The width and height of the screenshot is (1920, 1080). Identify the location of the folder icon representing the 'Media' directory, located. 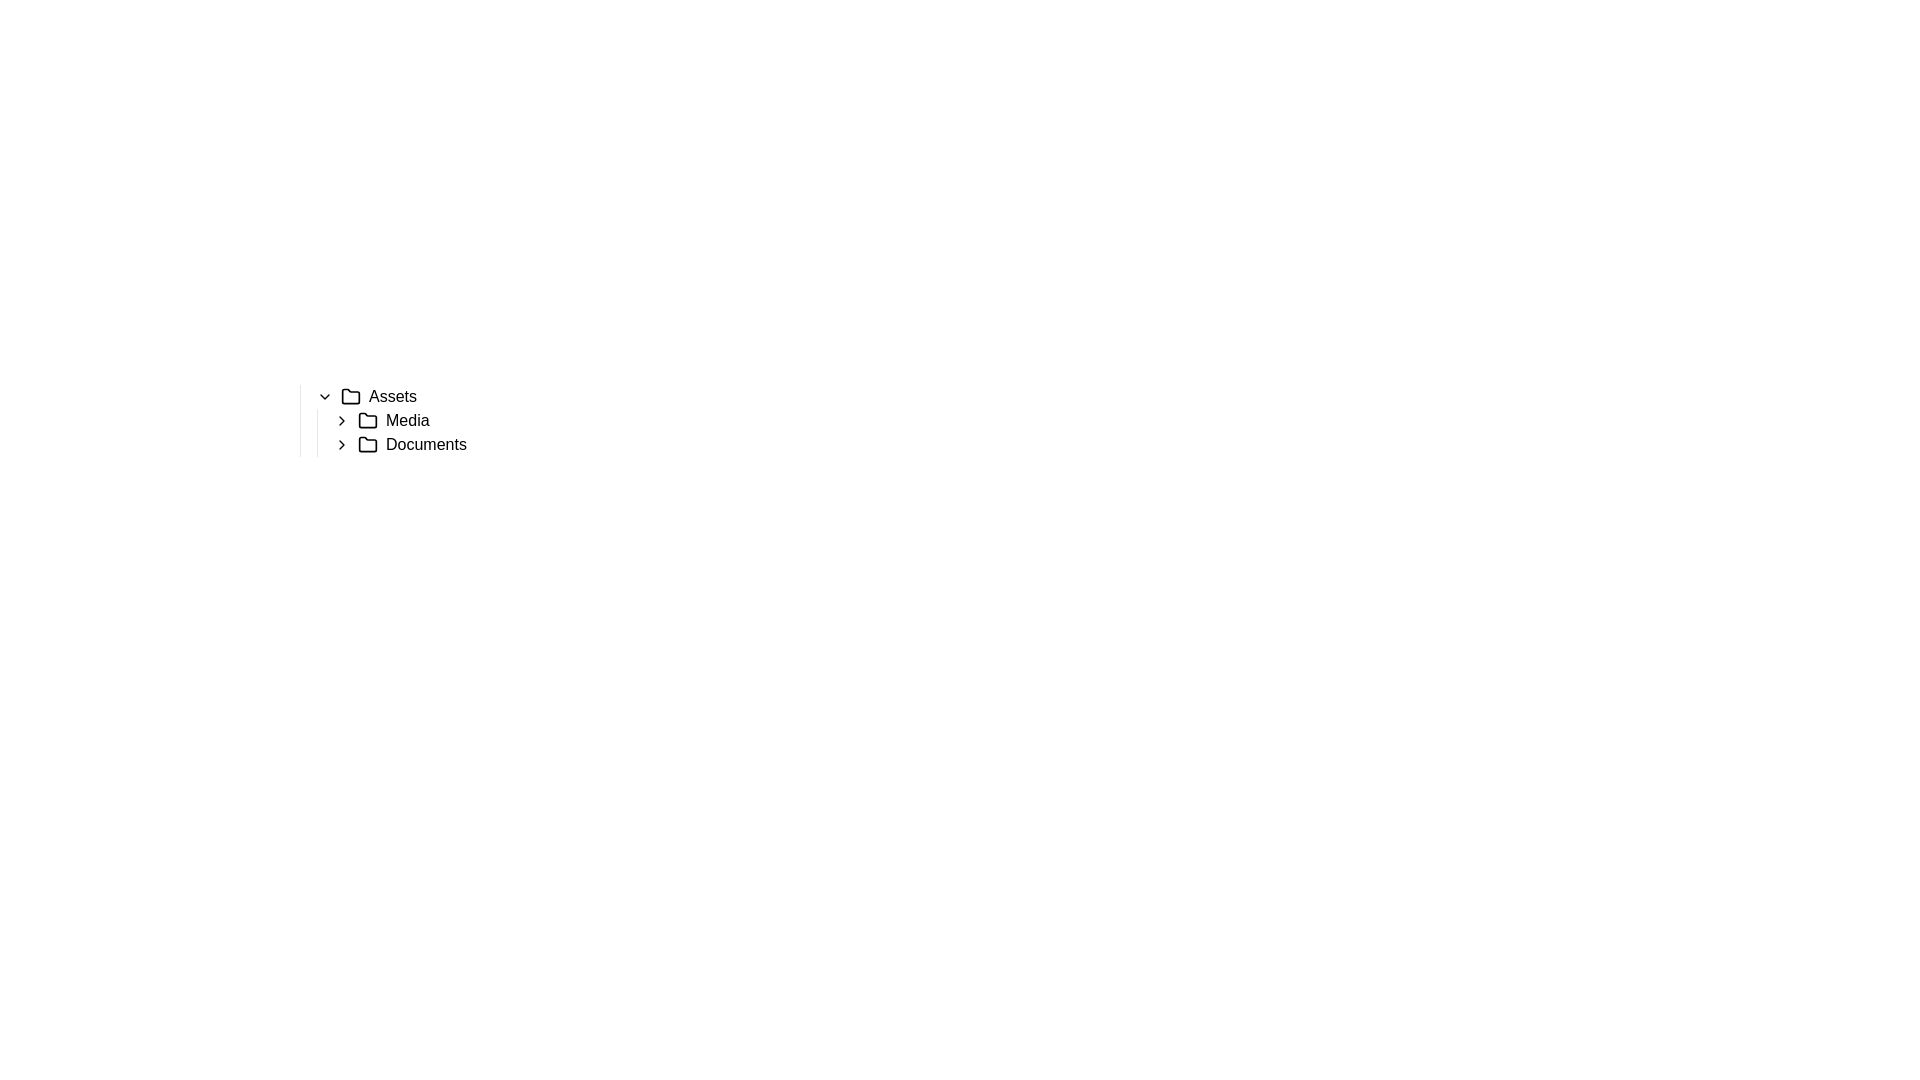
(368, 419).